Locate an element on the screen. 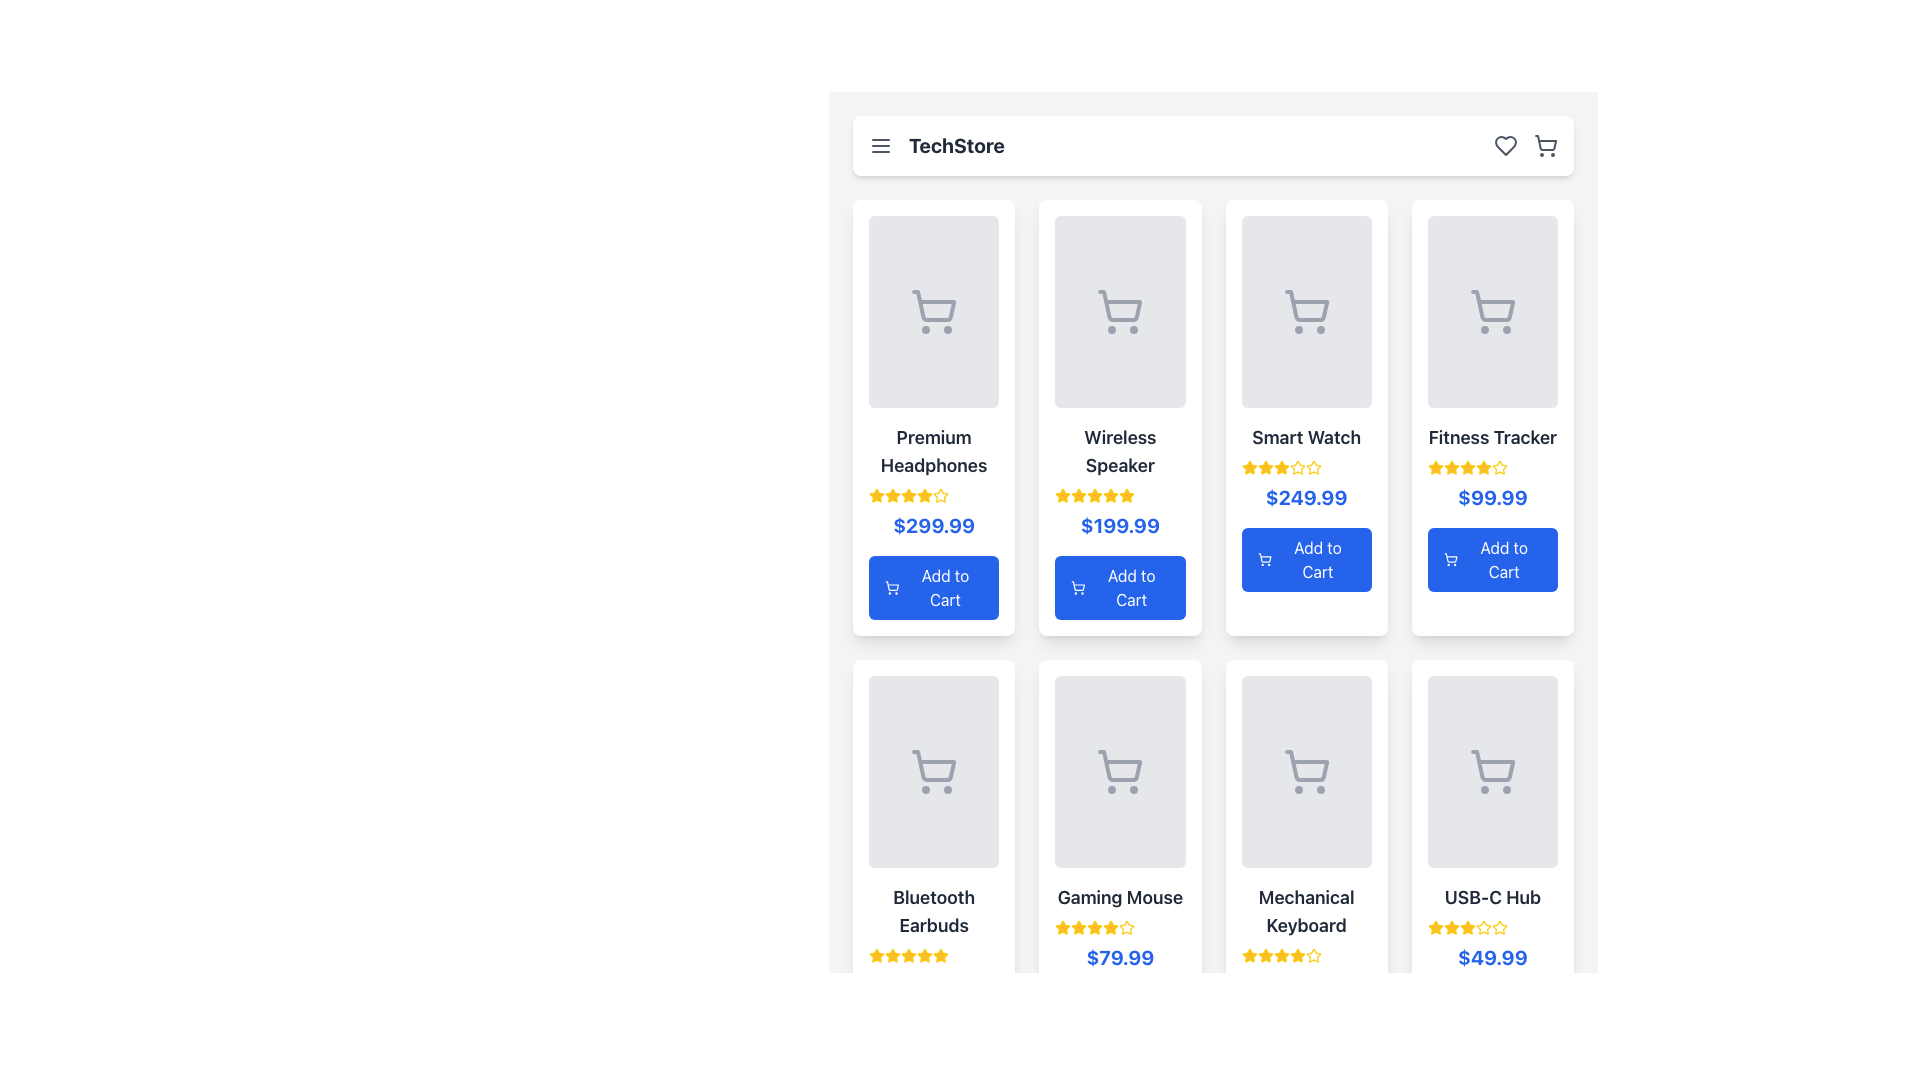 This screenshot has width=1920, height=1080. the third yellow star icon in the rating system located beneath the Wireless Speaker product card is located at coordinates (1062, 495).